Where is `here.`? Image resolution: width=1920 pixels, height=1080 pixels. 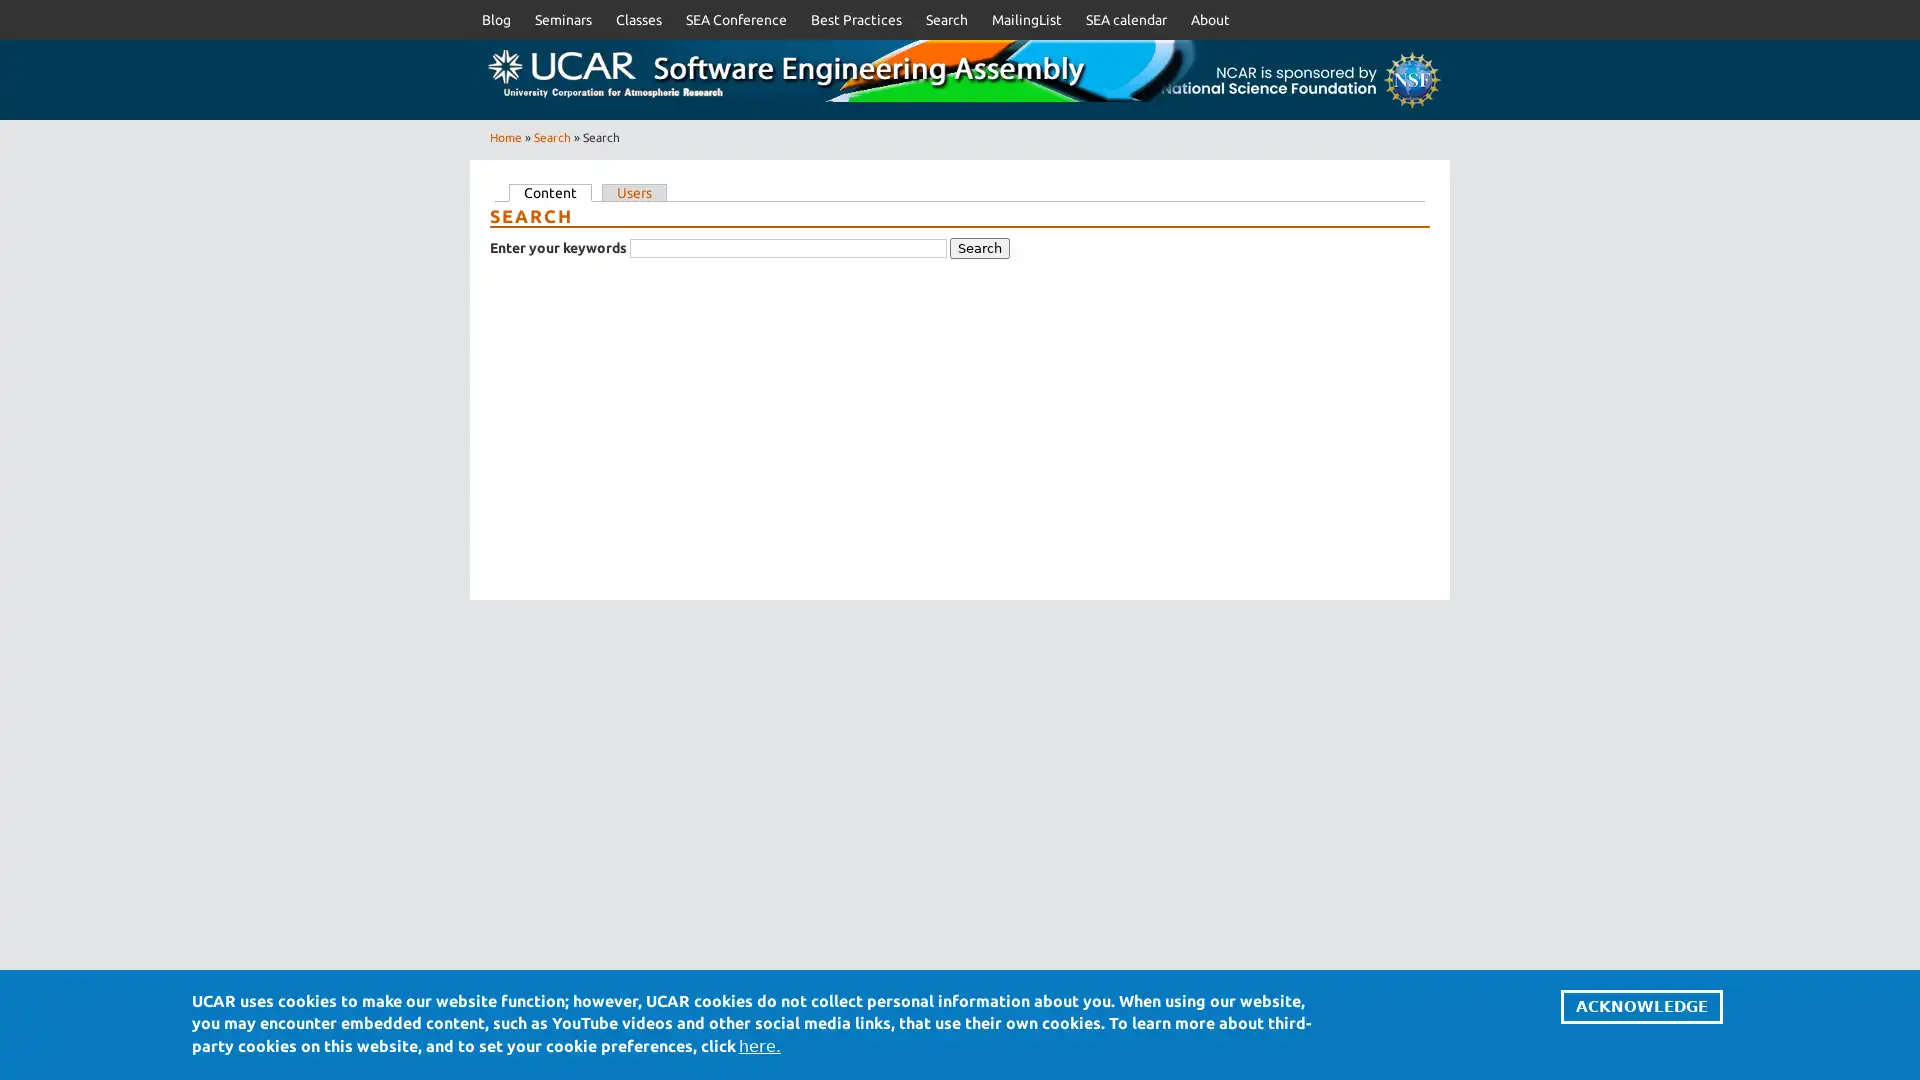 here. is located at coordinates (758, 1044).